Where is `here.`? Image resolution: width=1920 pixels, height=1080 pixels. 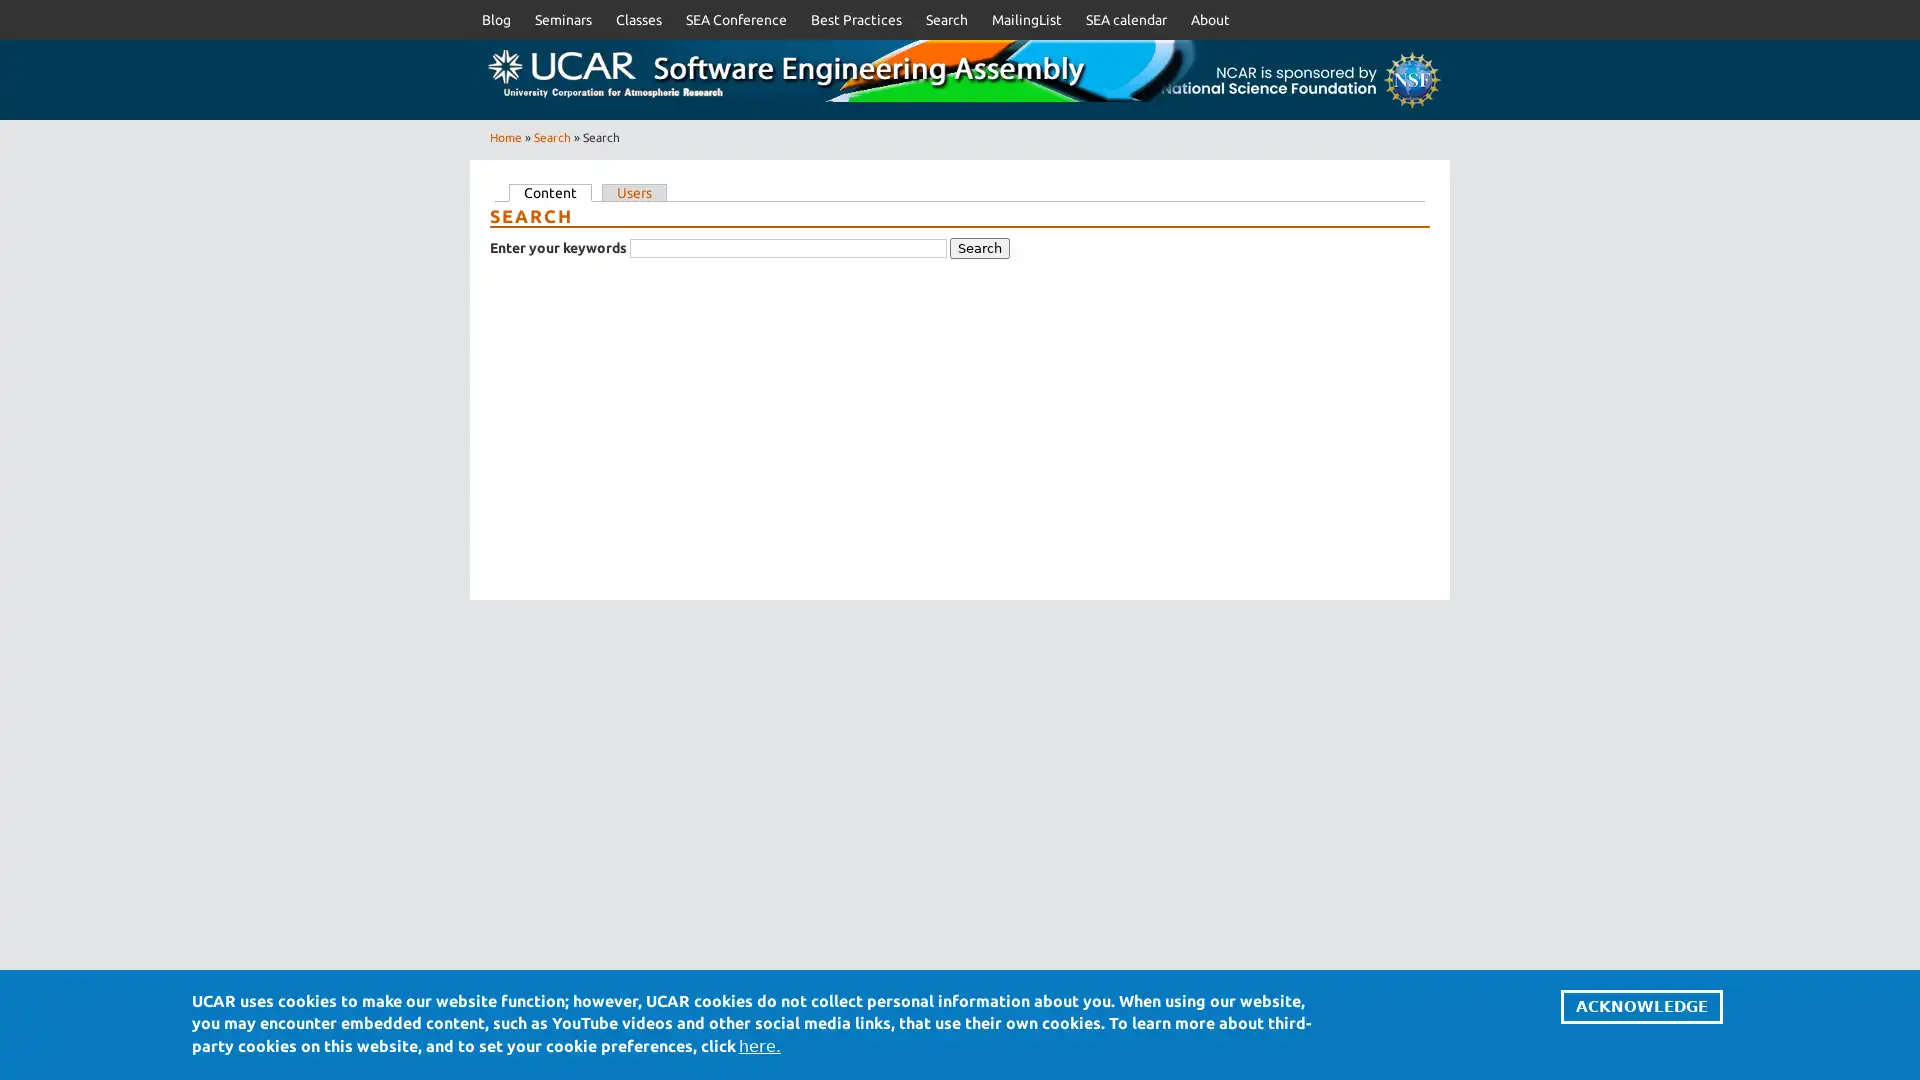 here. is located at coordinates (758, 1044).